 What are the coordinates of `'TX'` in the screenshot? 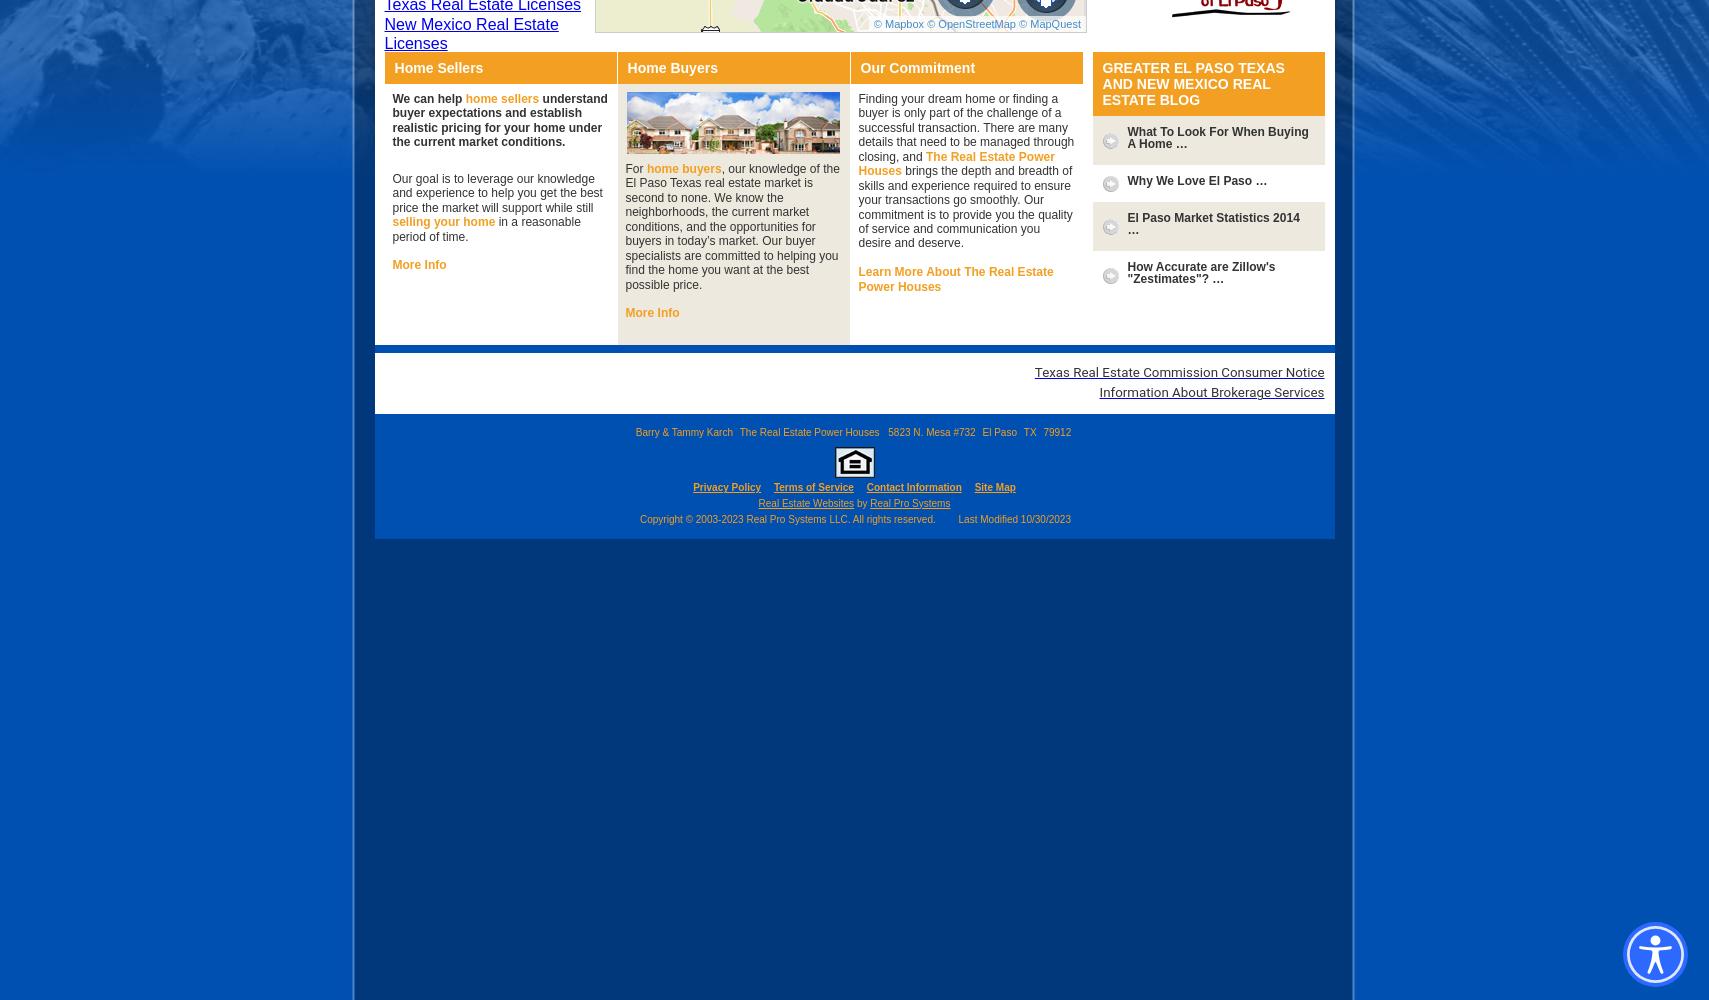 It's located at (1031, 431).